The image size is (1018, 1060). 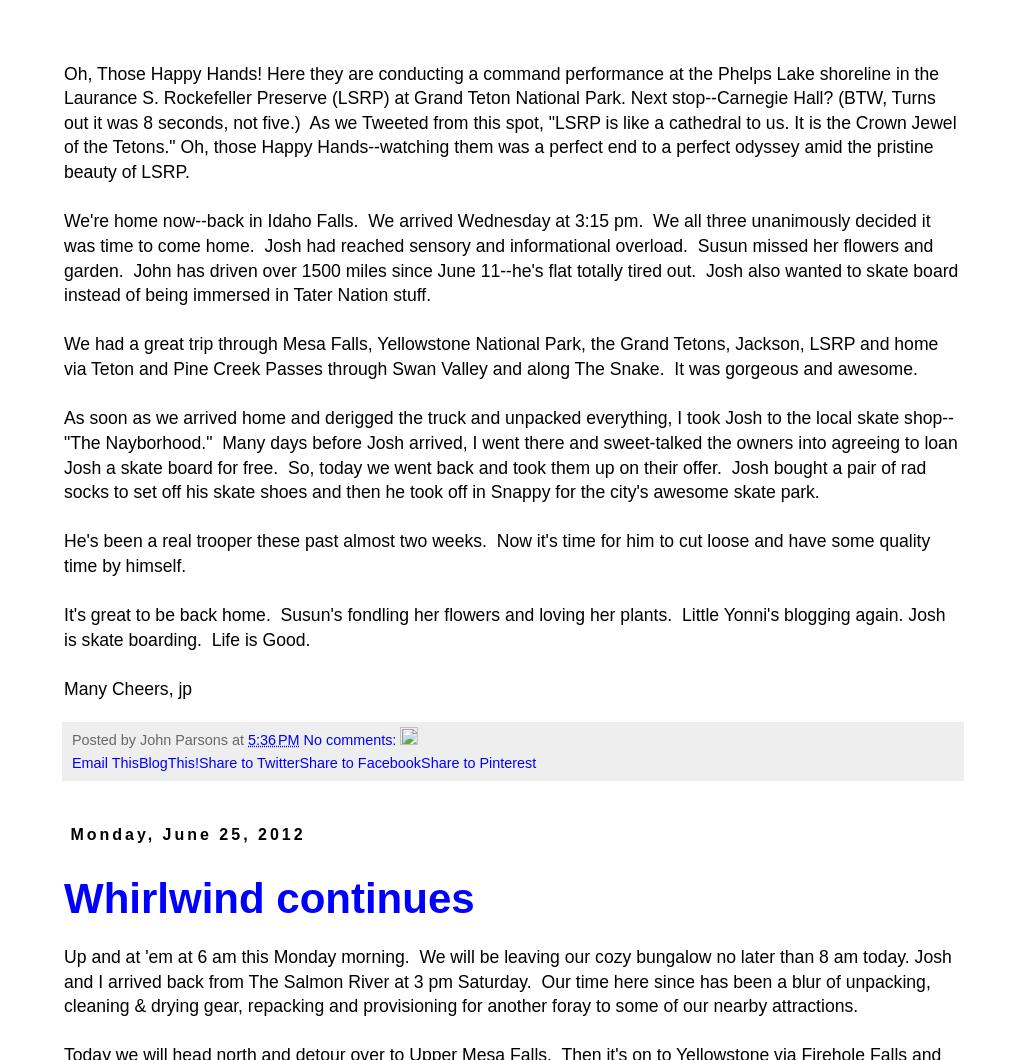 I want to click on 'Up and at 'em at 6 am this Monday morning.  We will be leaving our cozy bungalow no later than 8 am today. Josh and I arrived back from The Salmon River at 3 pm Saturday.  Our time here since has been a blur of unpacking, cleaning & drying gear, repacking and provisioning for another foray to some of our nearby attractions.', so click(x=507, y=980).